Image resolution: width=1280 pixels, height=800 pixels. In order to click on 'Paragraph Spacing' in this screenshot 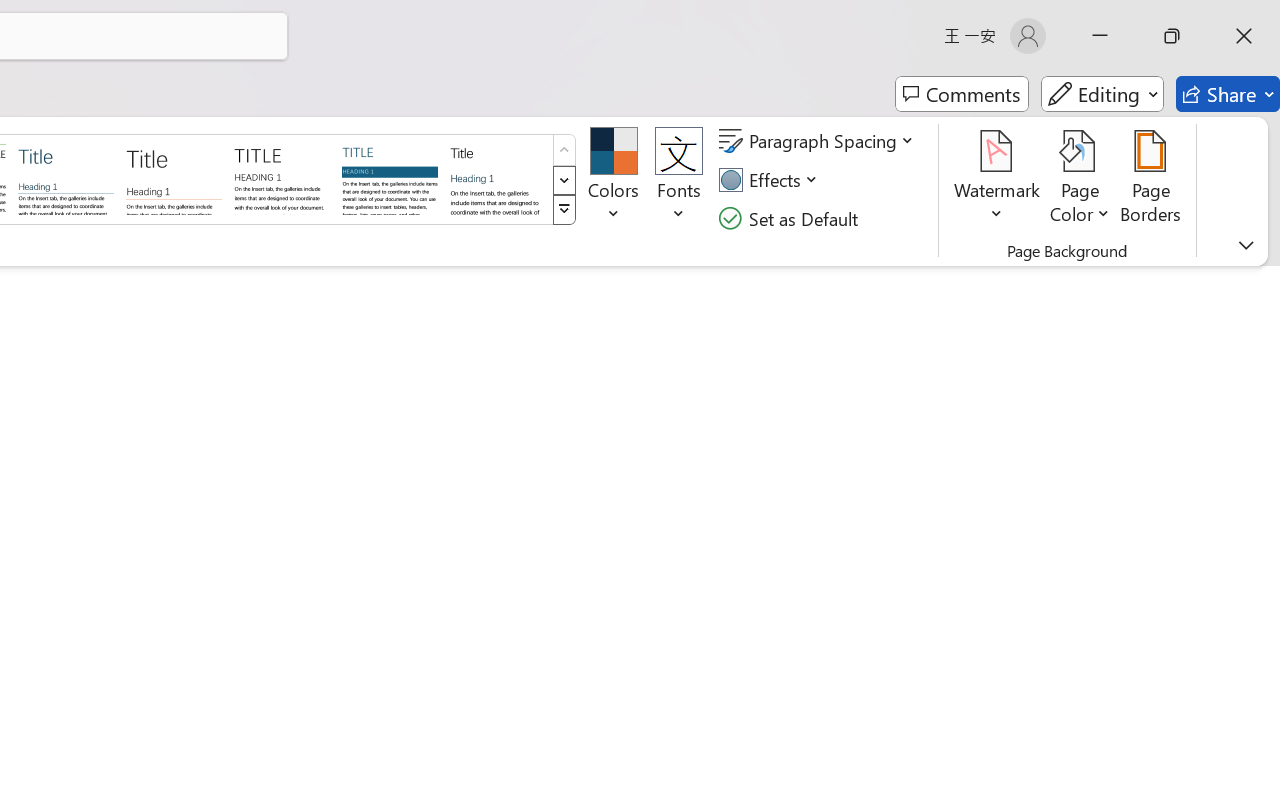, I will do `click(819, 141)`.